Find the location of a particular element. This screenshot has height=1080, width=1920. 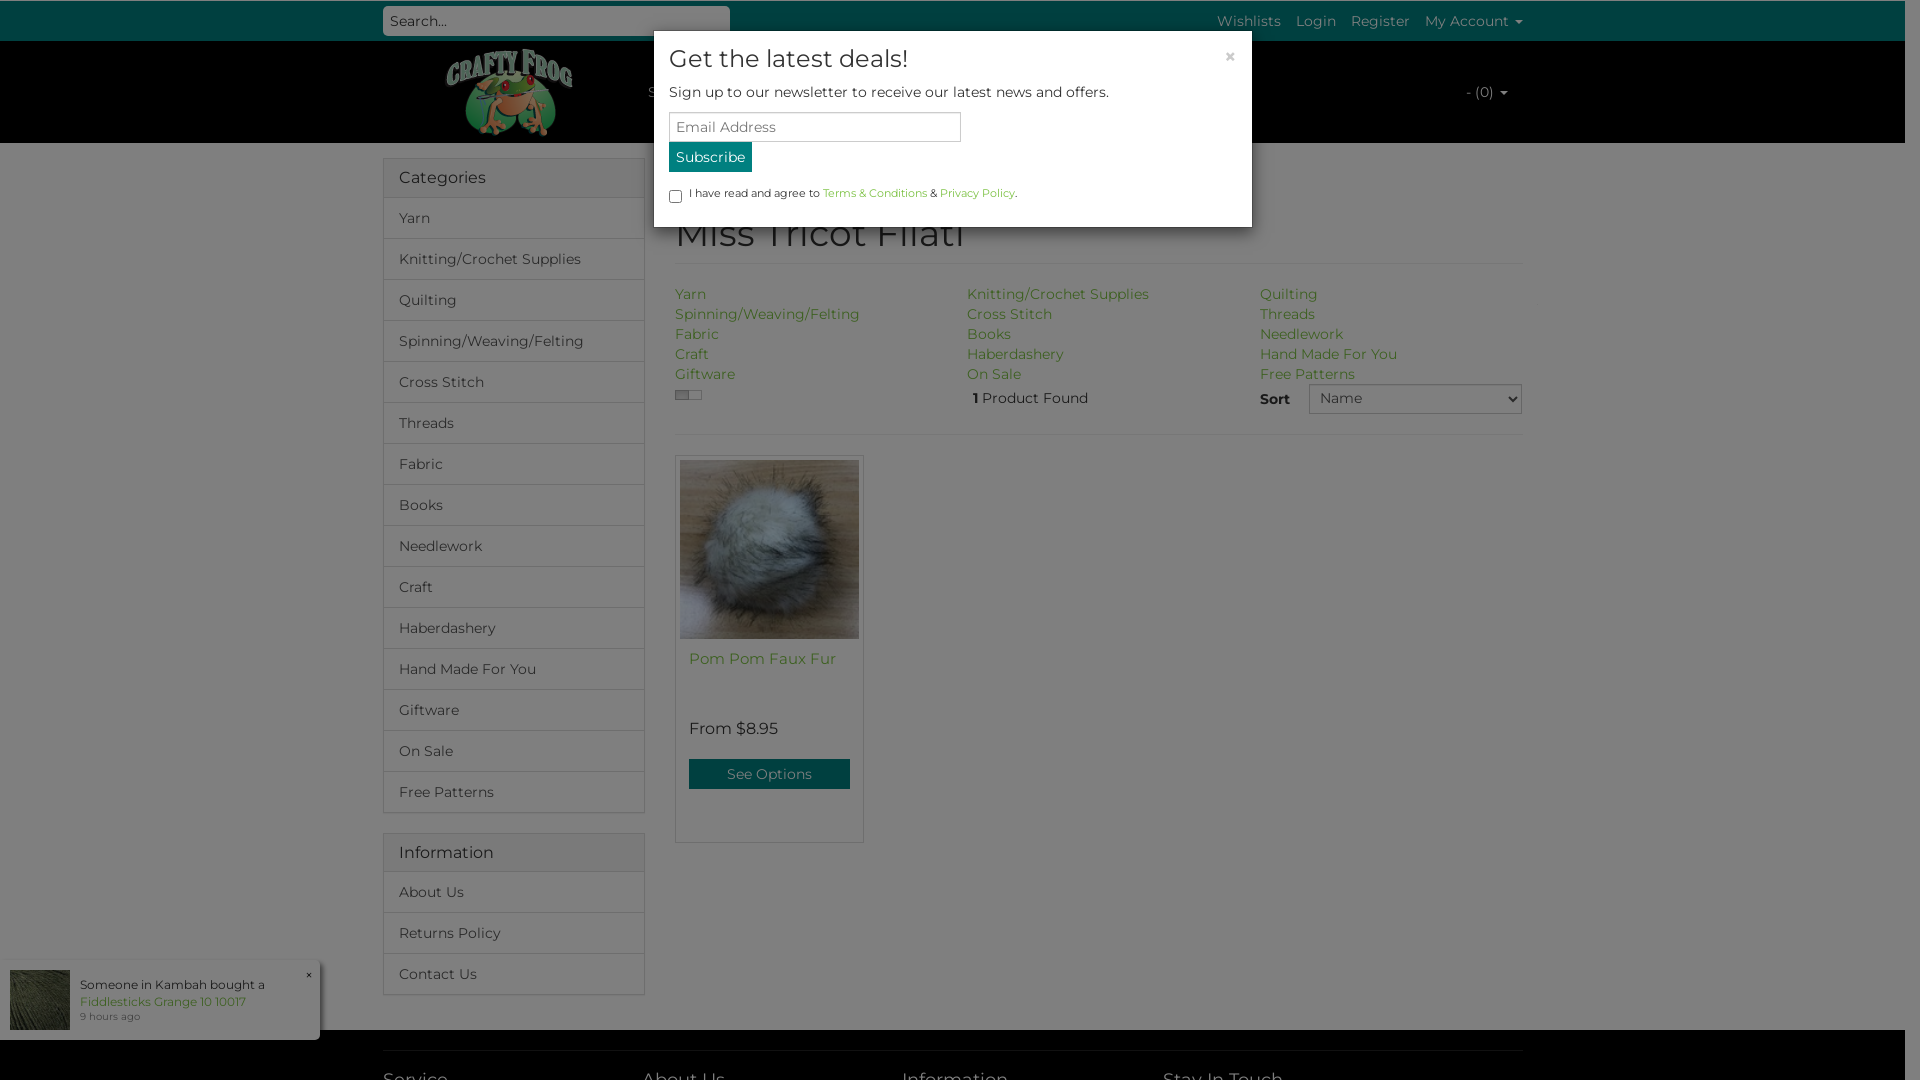

'Cross Stitch' is located at coordinates (1009, 313).